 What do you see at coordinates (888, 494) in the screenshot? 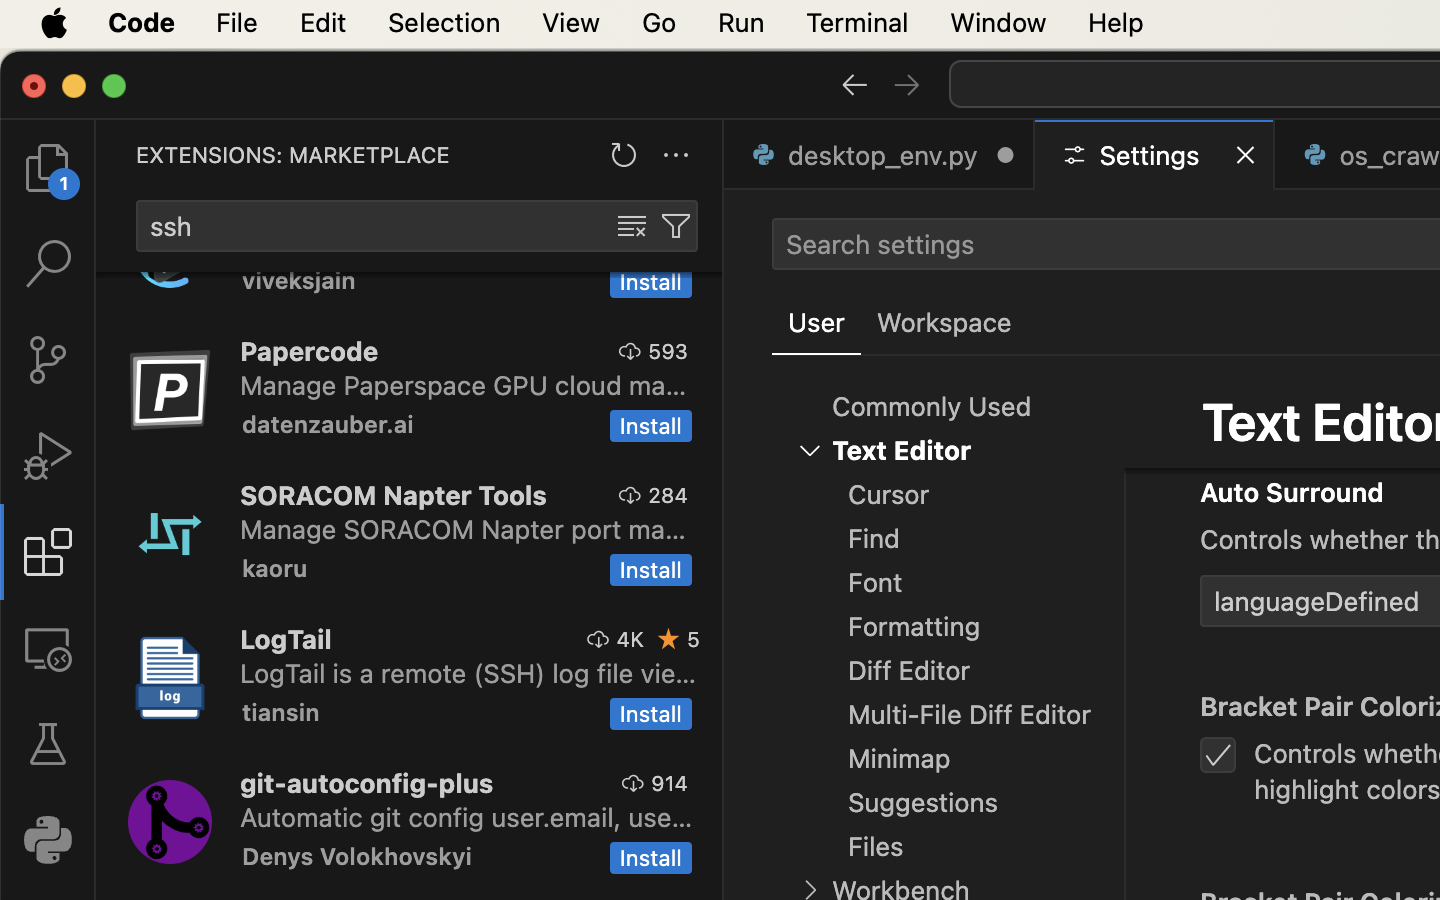
I see `'Cursor'` at bounding box center [888, 494].